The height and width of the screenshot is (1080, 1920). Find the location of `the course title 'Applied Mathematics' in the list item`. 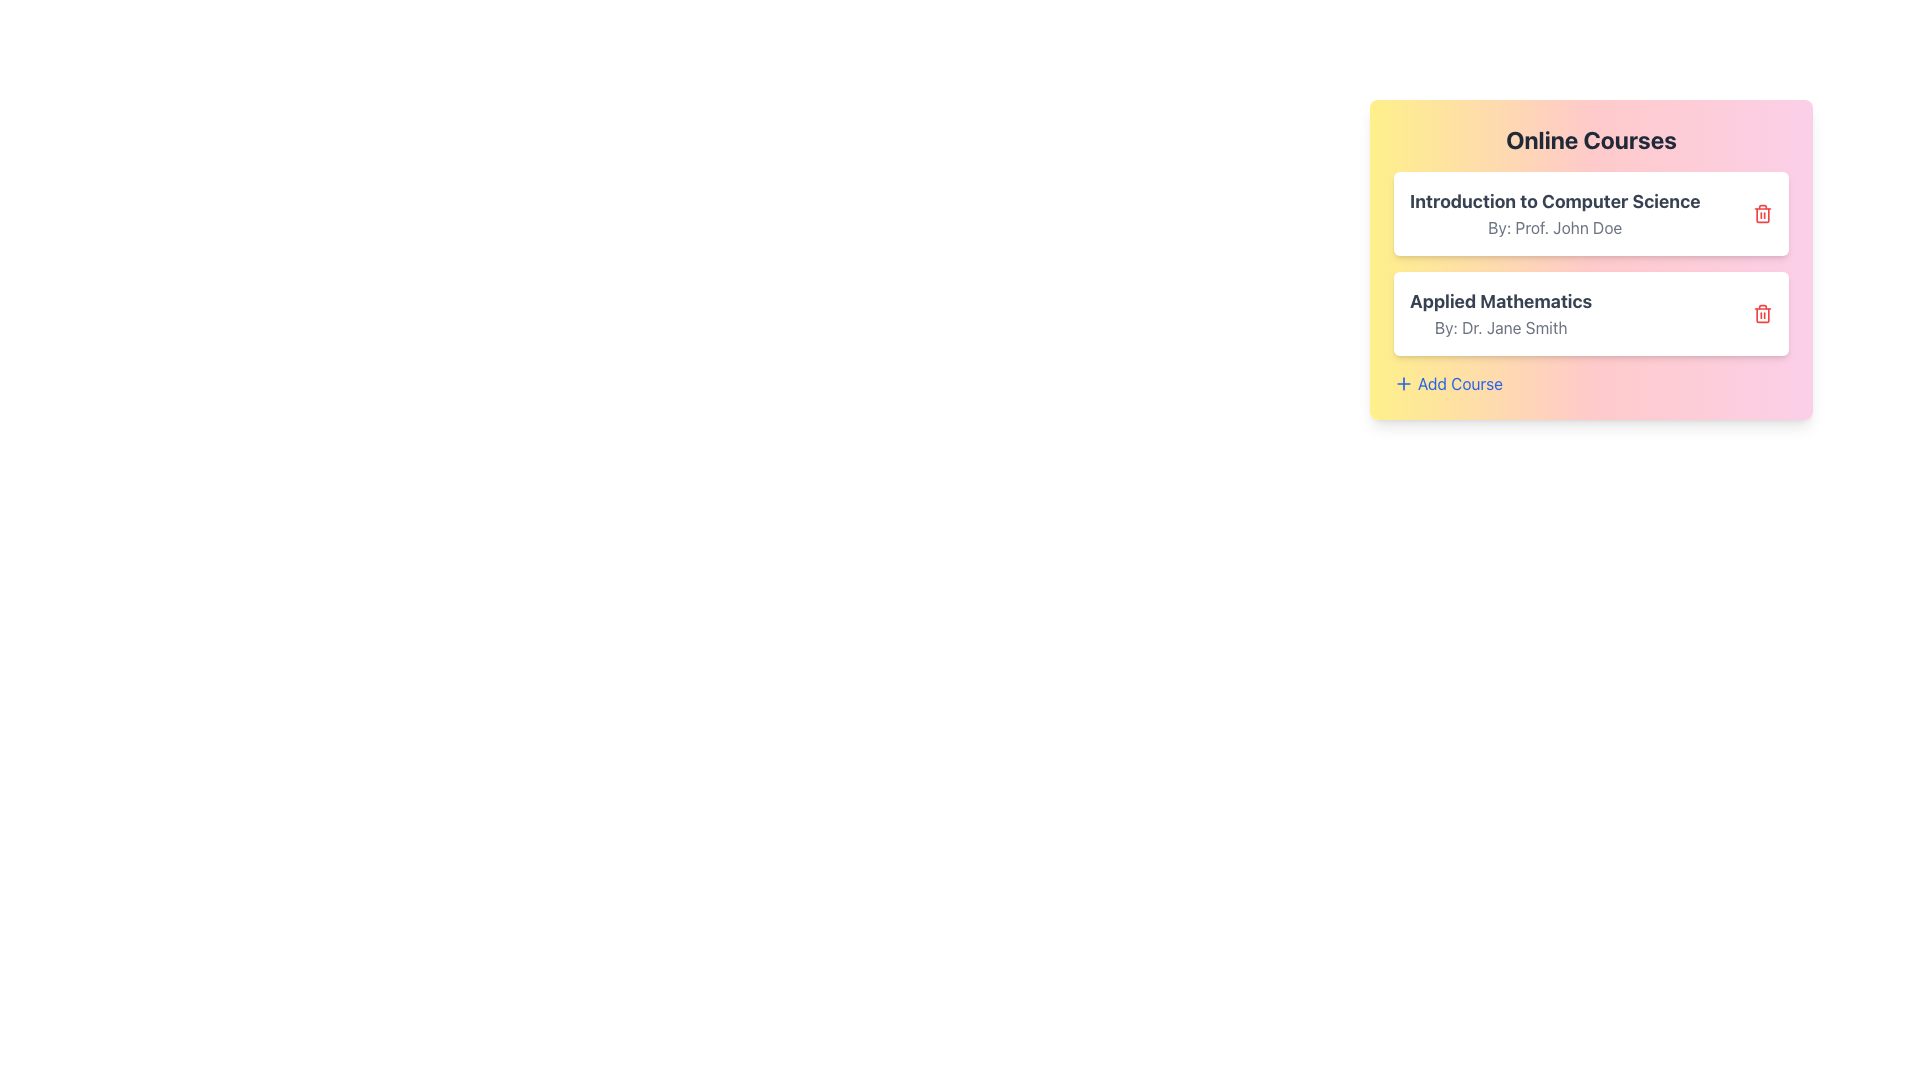

the course title 'Applied Mathematics' in the list item is located at coordinates (1590, 284).